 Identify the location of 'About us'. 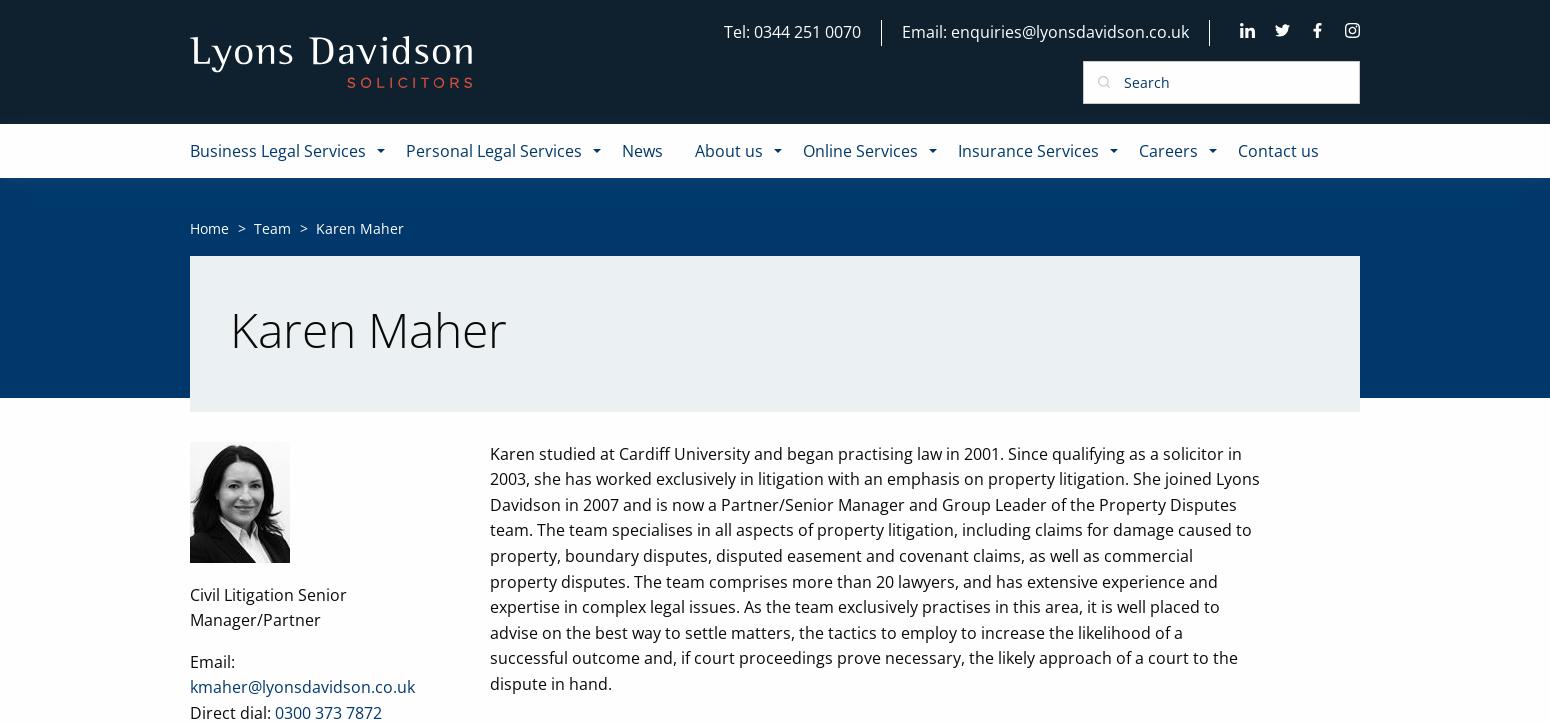
(728, 150).